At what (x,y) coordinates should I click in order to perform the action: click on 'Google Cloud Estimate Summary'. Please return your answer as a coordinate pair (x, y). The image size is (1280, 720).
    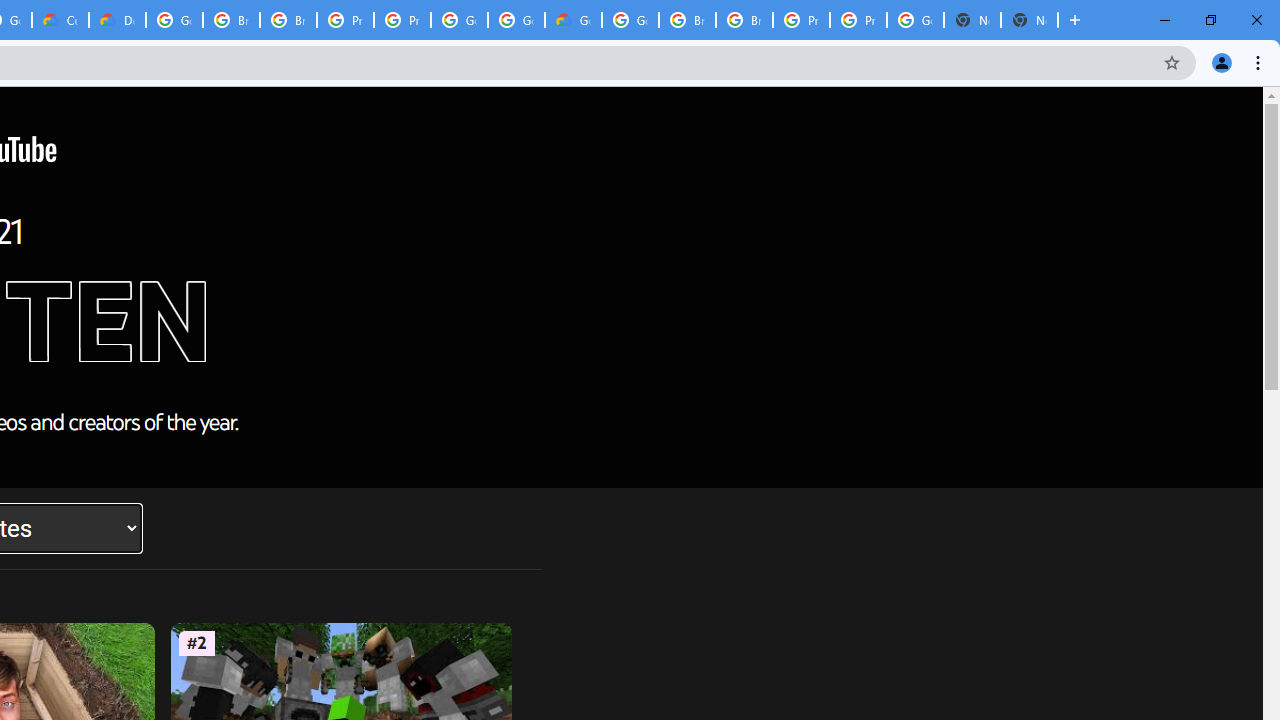
    Looking at the image, I should click on (572, 20).